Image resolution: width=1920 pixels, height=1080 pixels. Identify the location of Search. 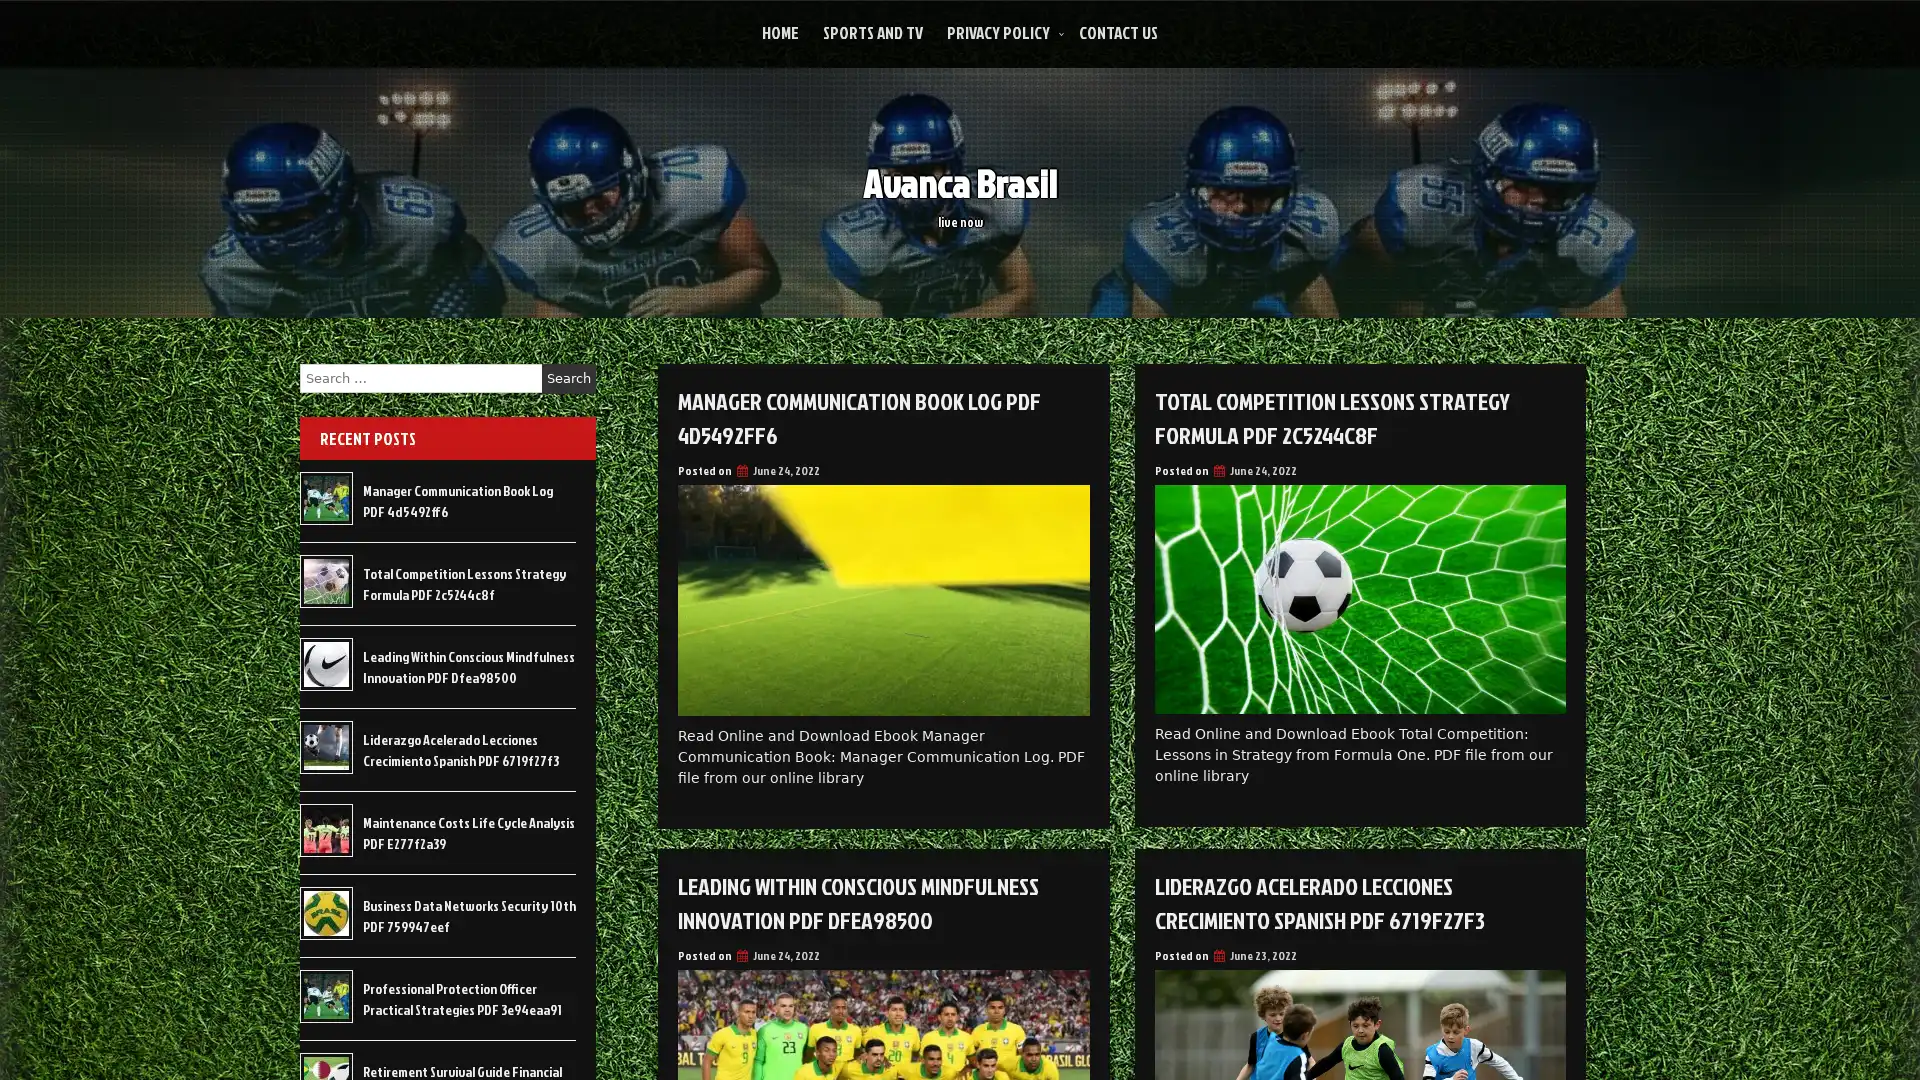
(568, 378).